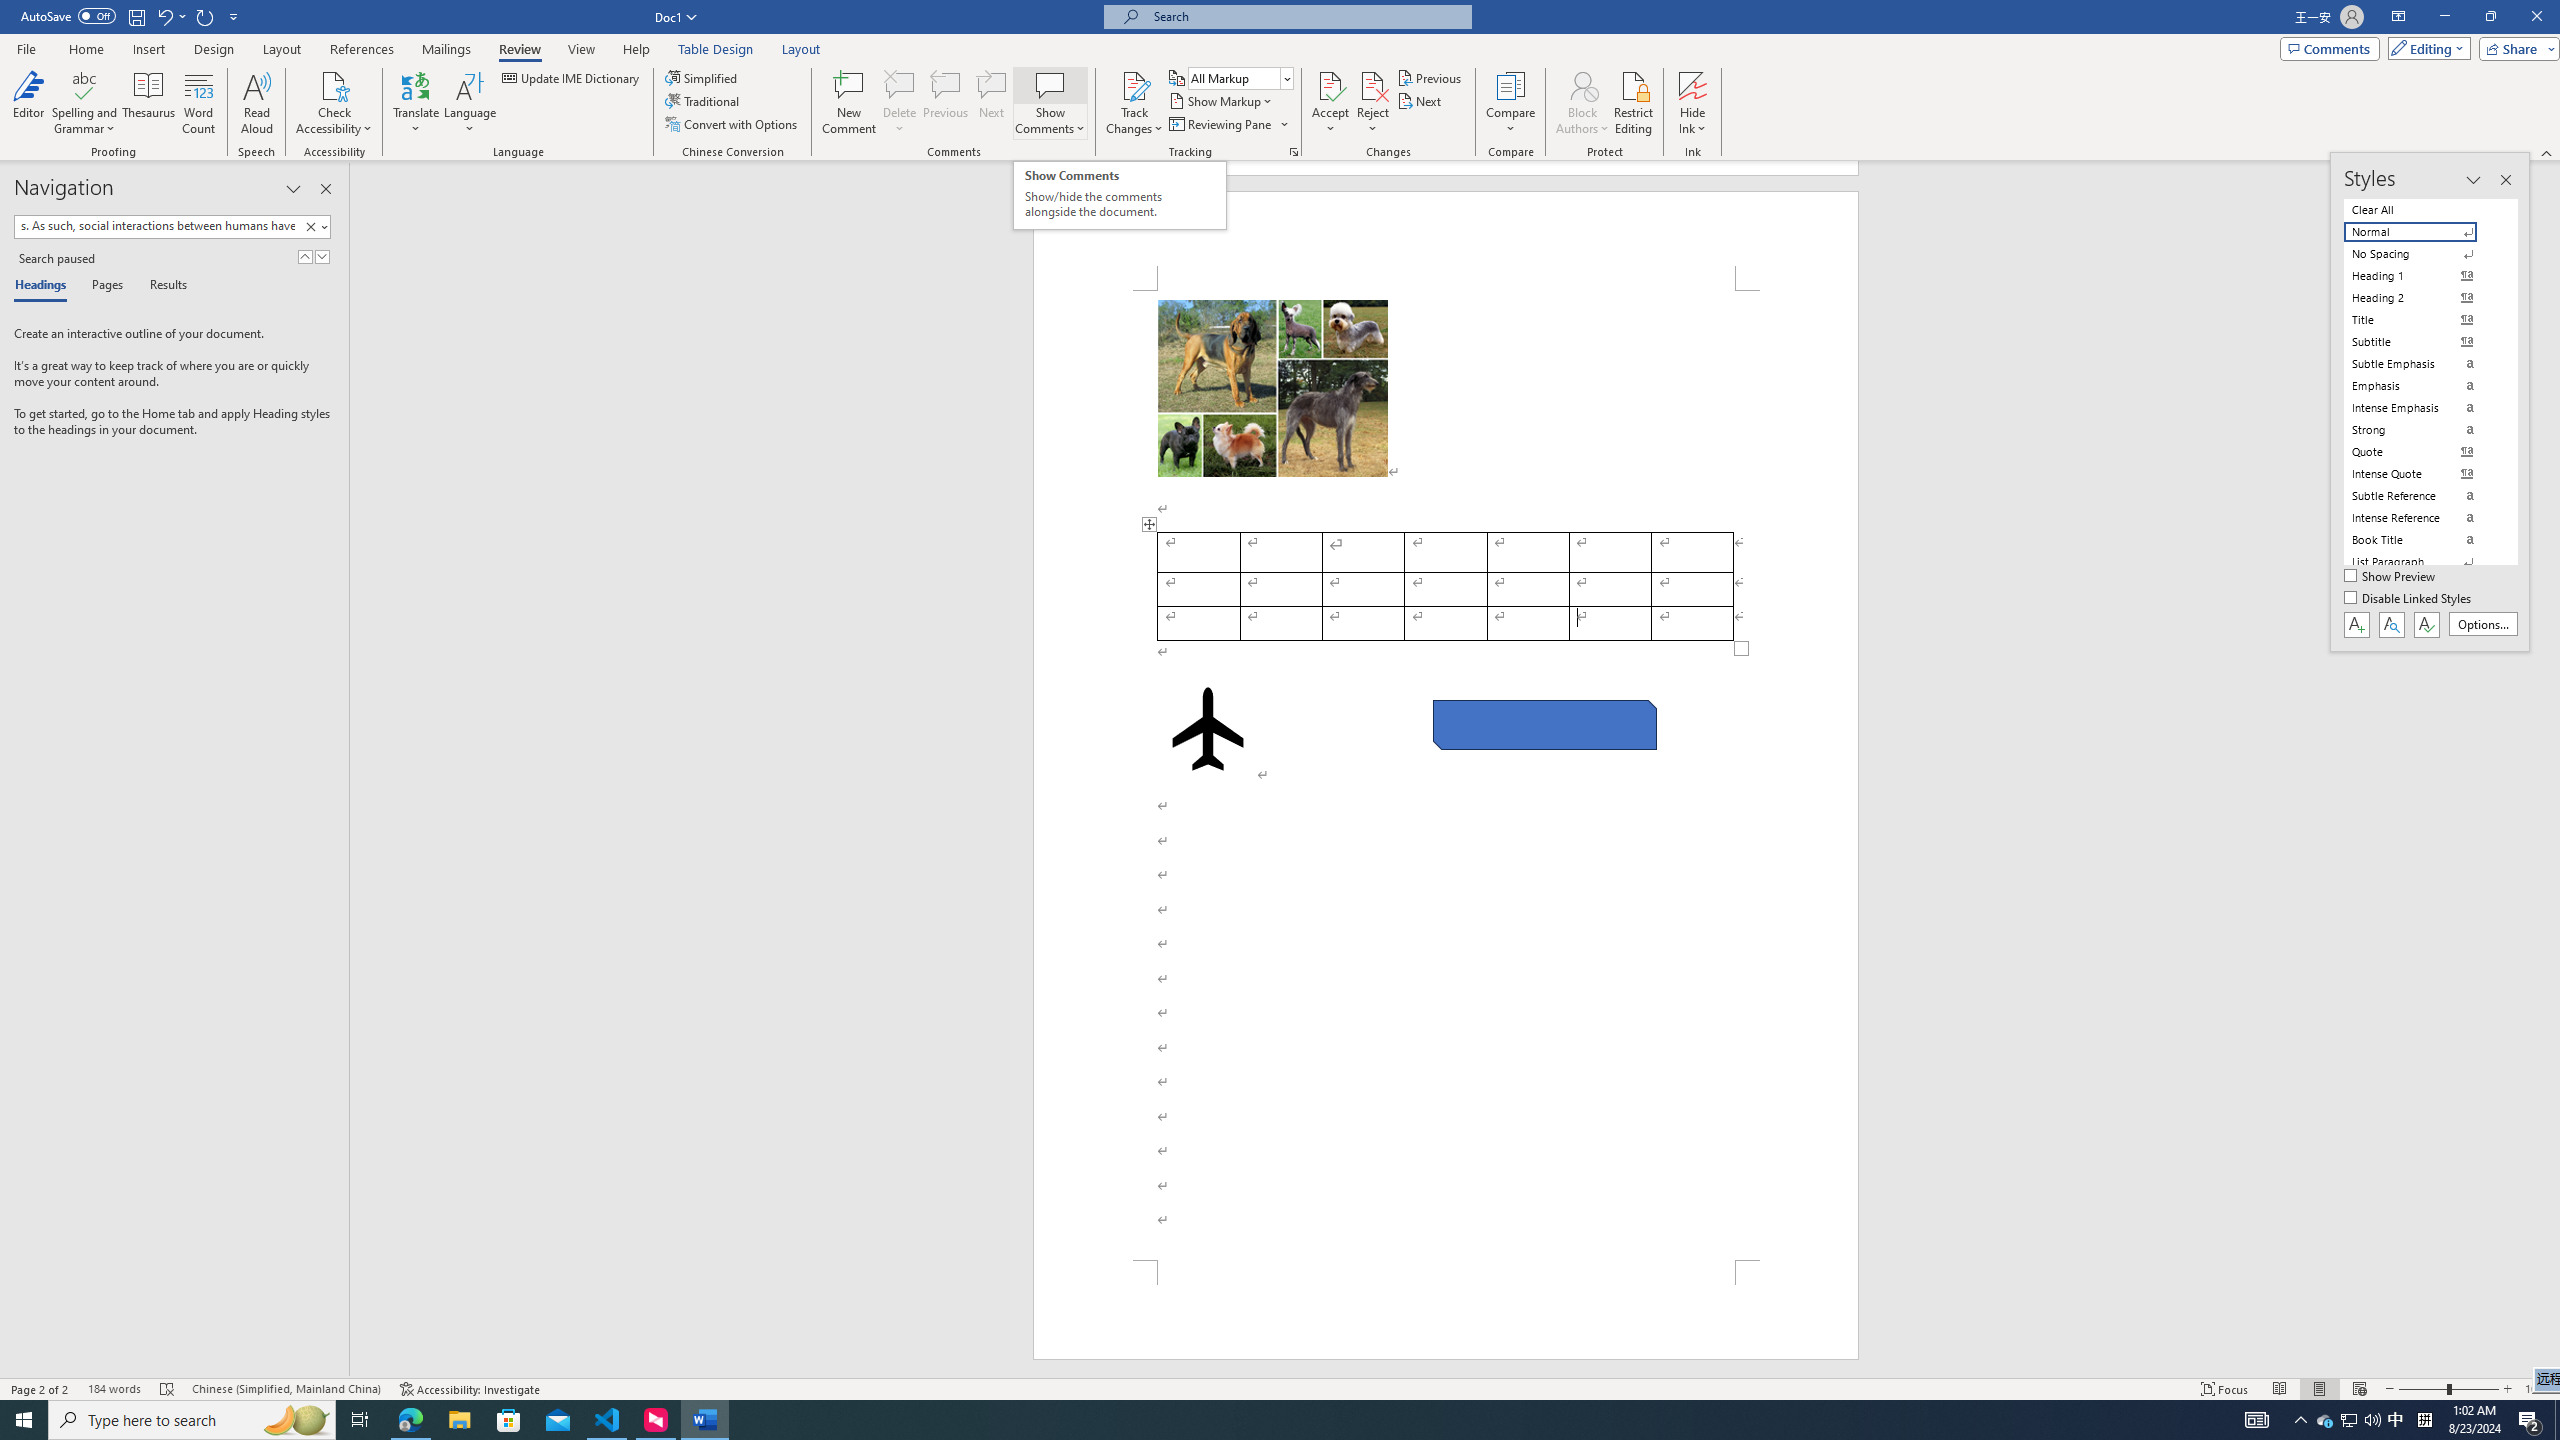 Image resolution: width=2560 pixels, height=1440 pixels. I want to click on 'Title', so click(2422, 319).